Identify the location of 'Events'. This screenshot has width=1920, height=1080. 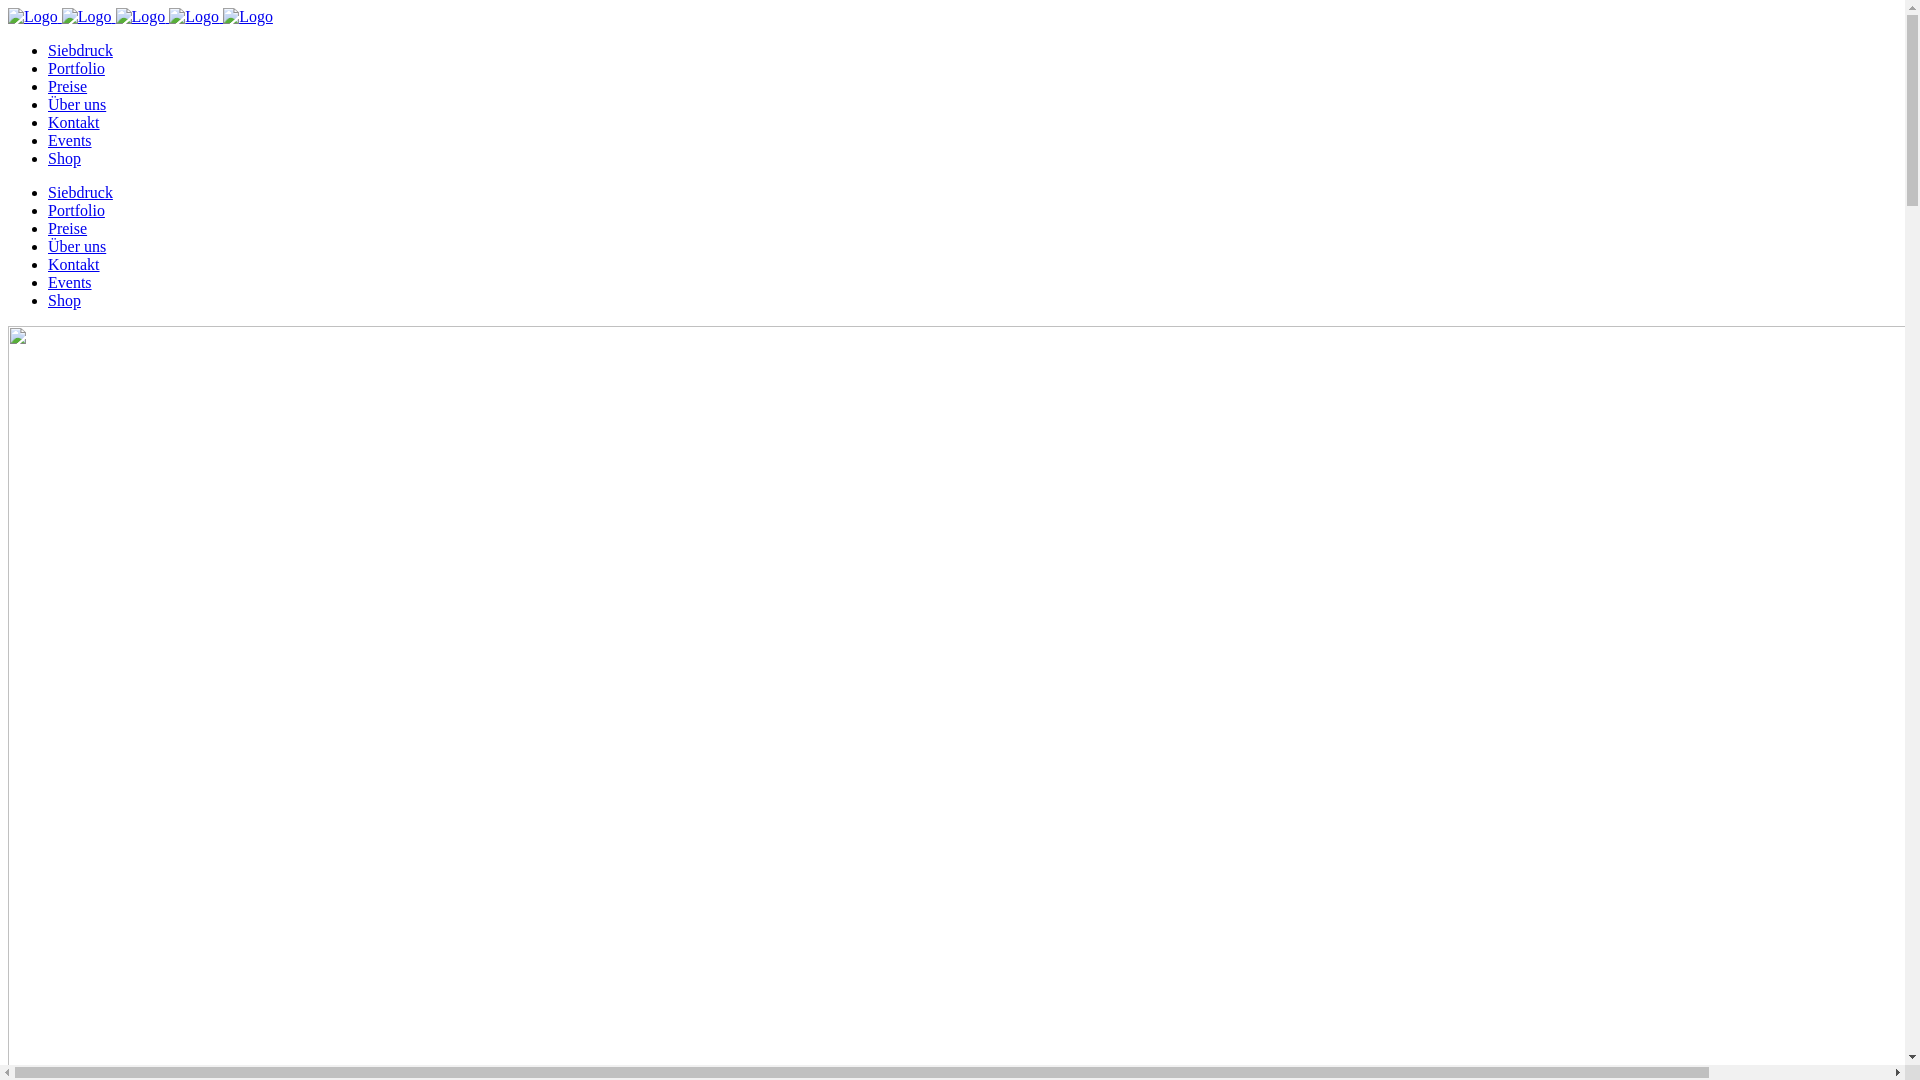
(48, 139).